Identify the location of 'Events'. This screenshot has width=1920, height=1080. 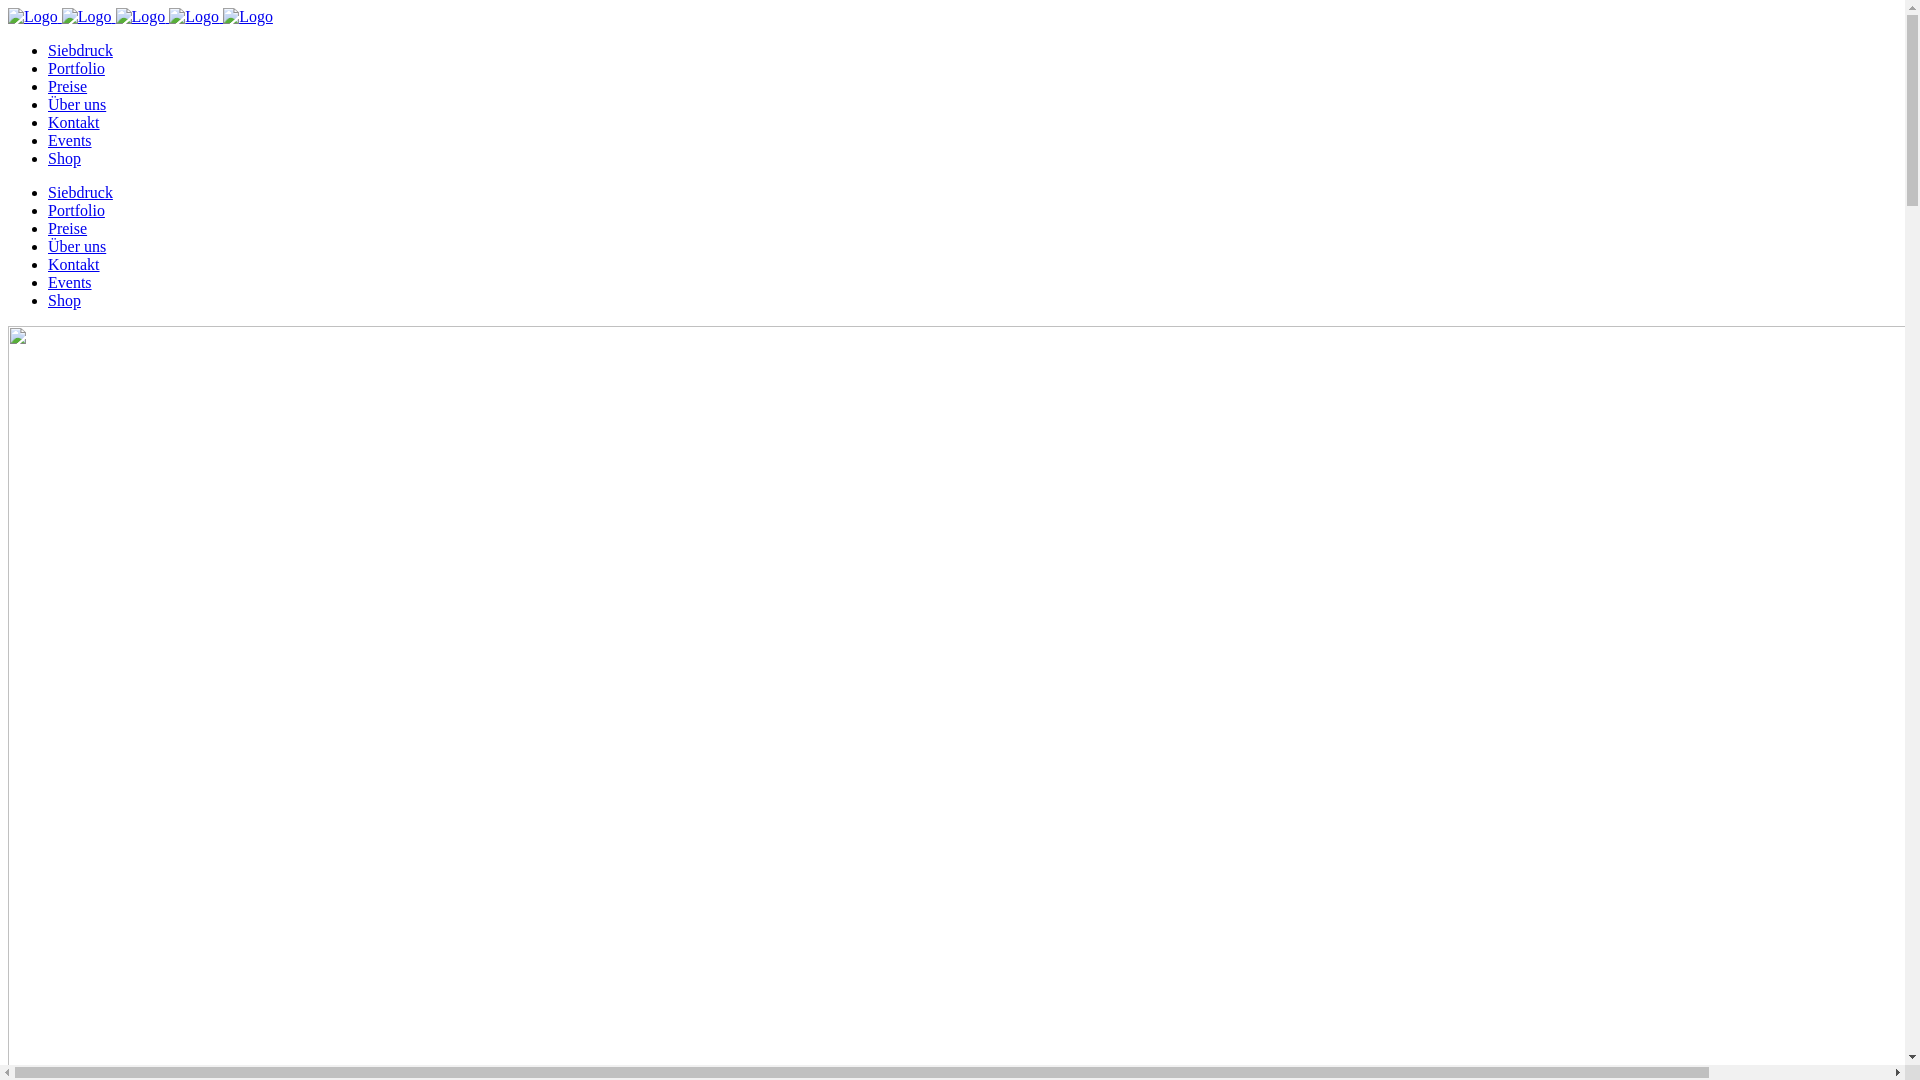
(48, 139).